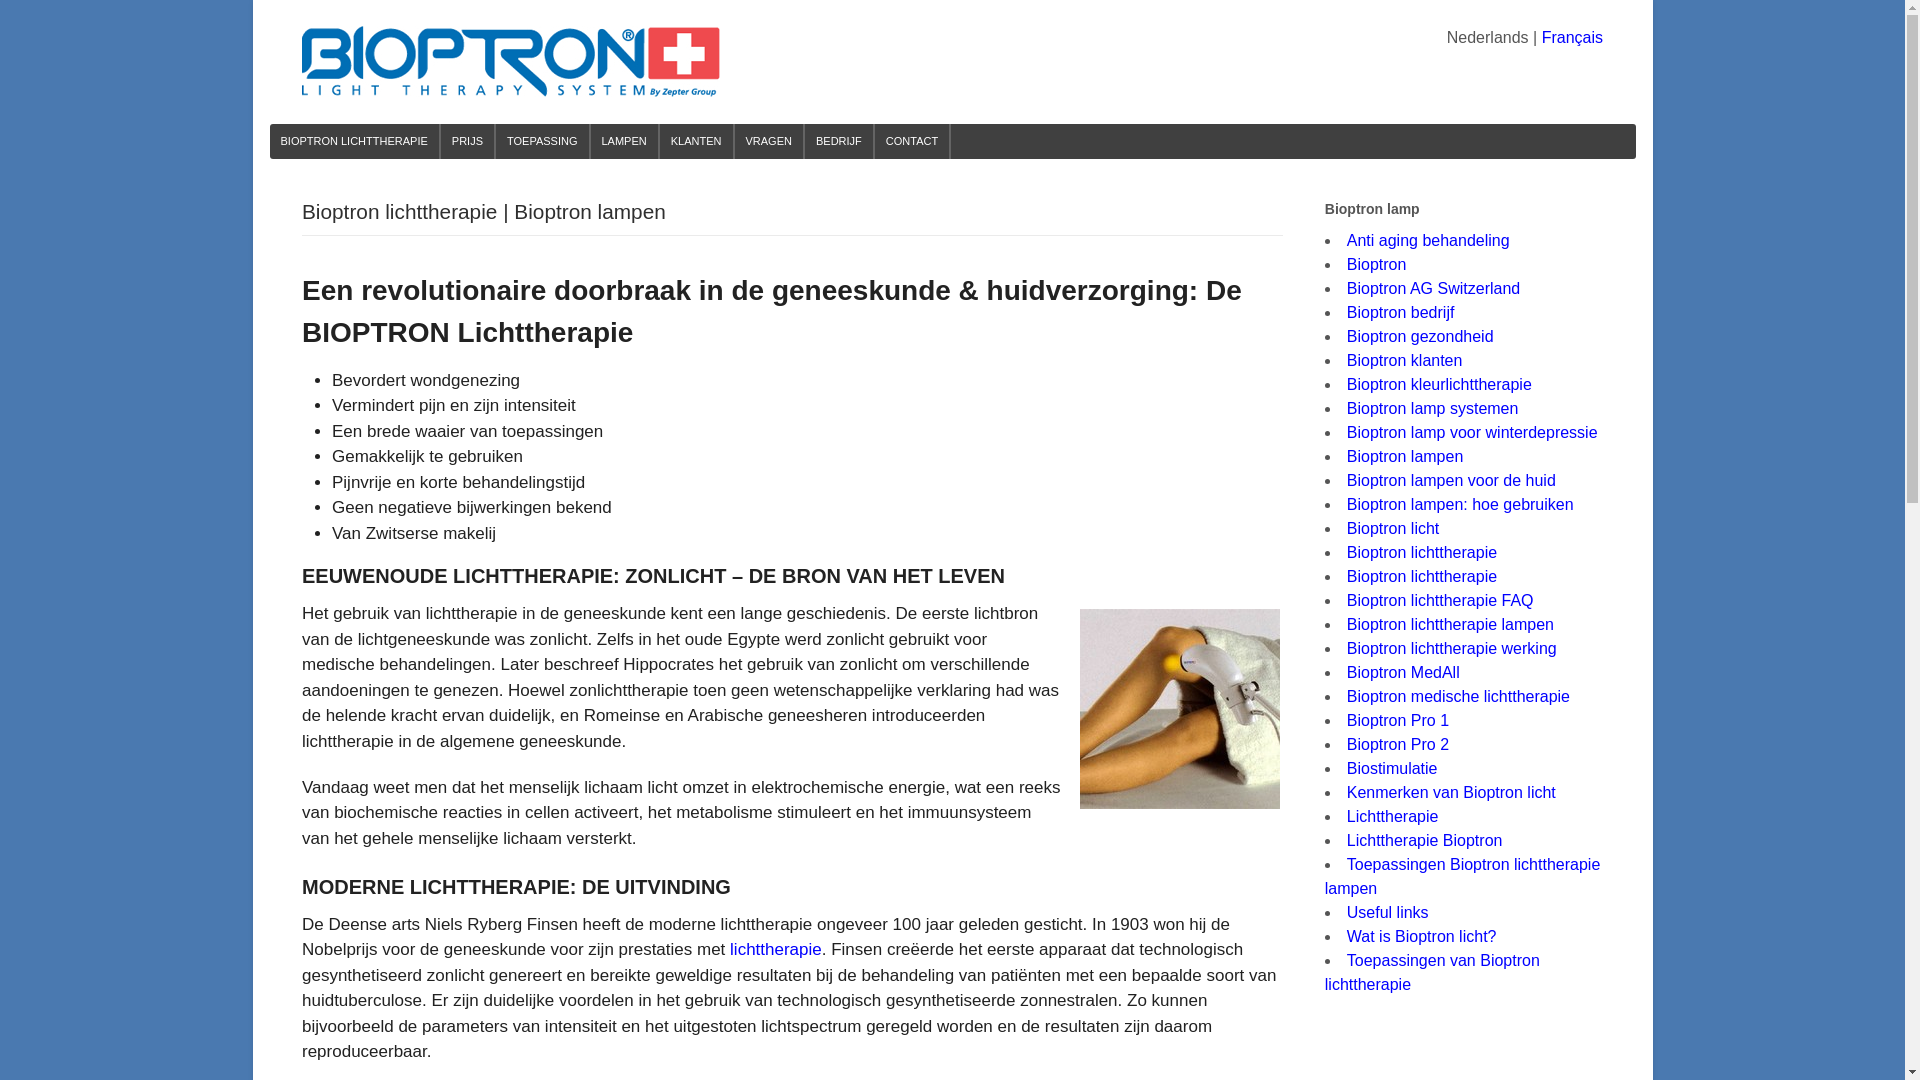  What do you see at coordinates (1419, 335) in the screenshot?
I see `'Bioptron gezondheid'` at bounding box center [1419, 335].